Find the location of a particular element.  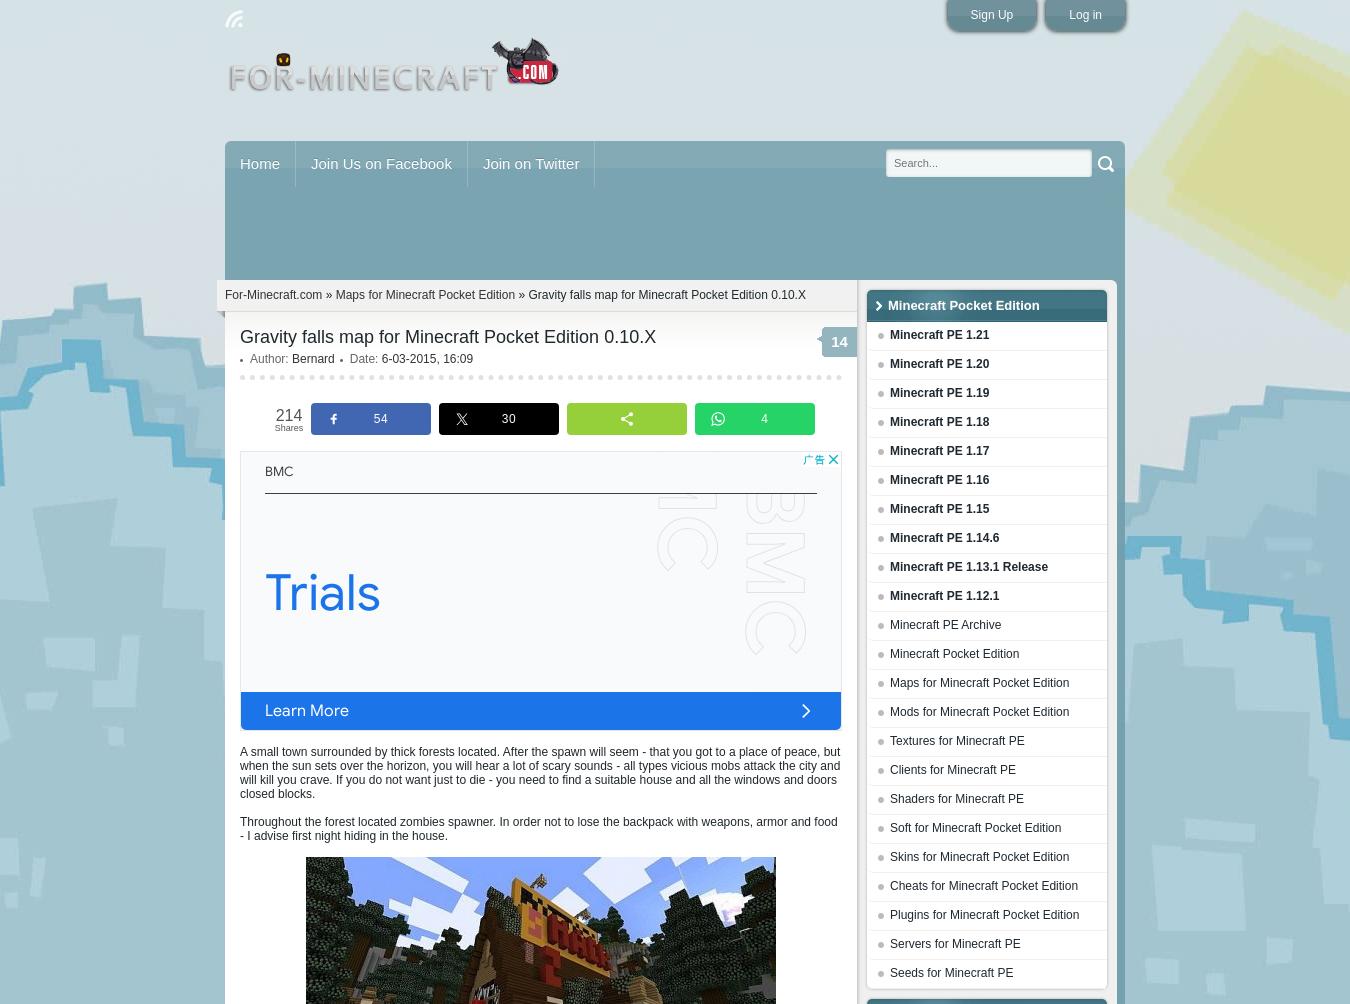

'Join Us on Facebook' is located at coordinates (310, 162).